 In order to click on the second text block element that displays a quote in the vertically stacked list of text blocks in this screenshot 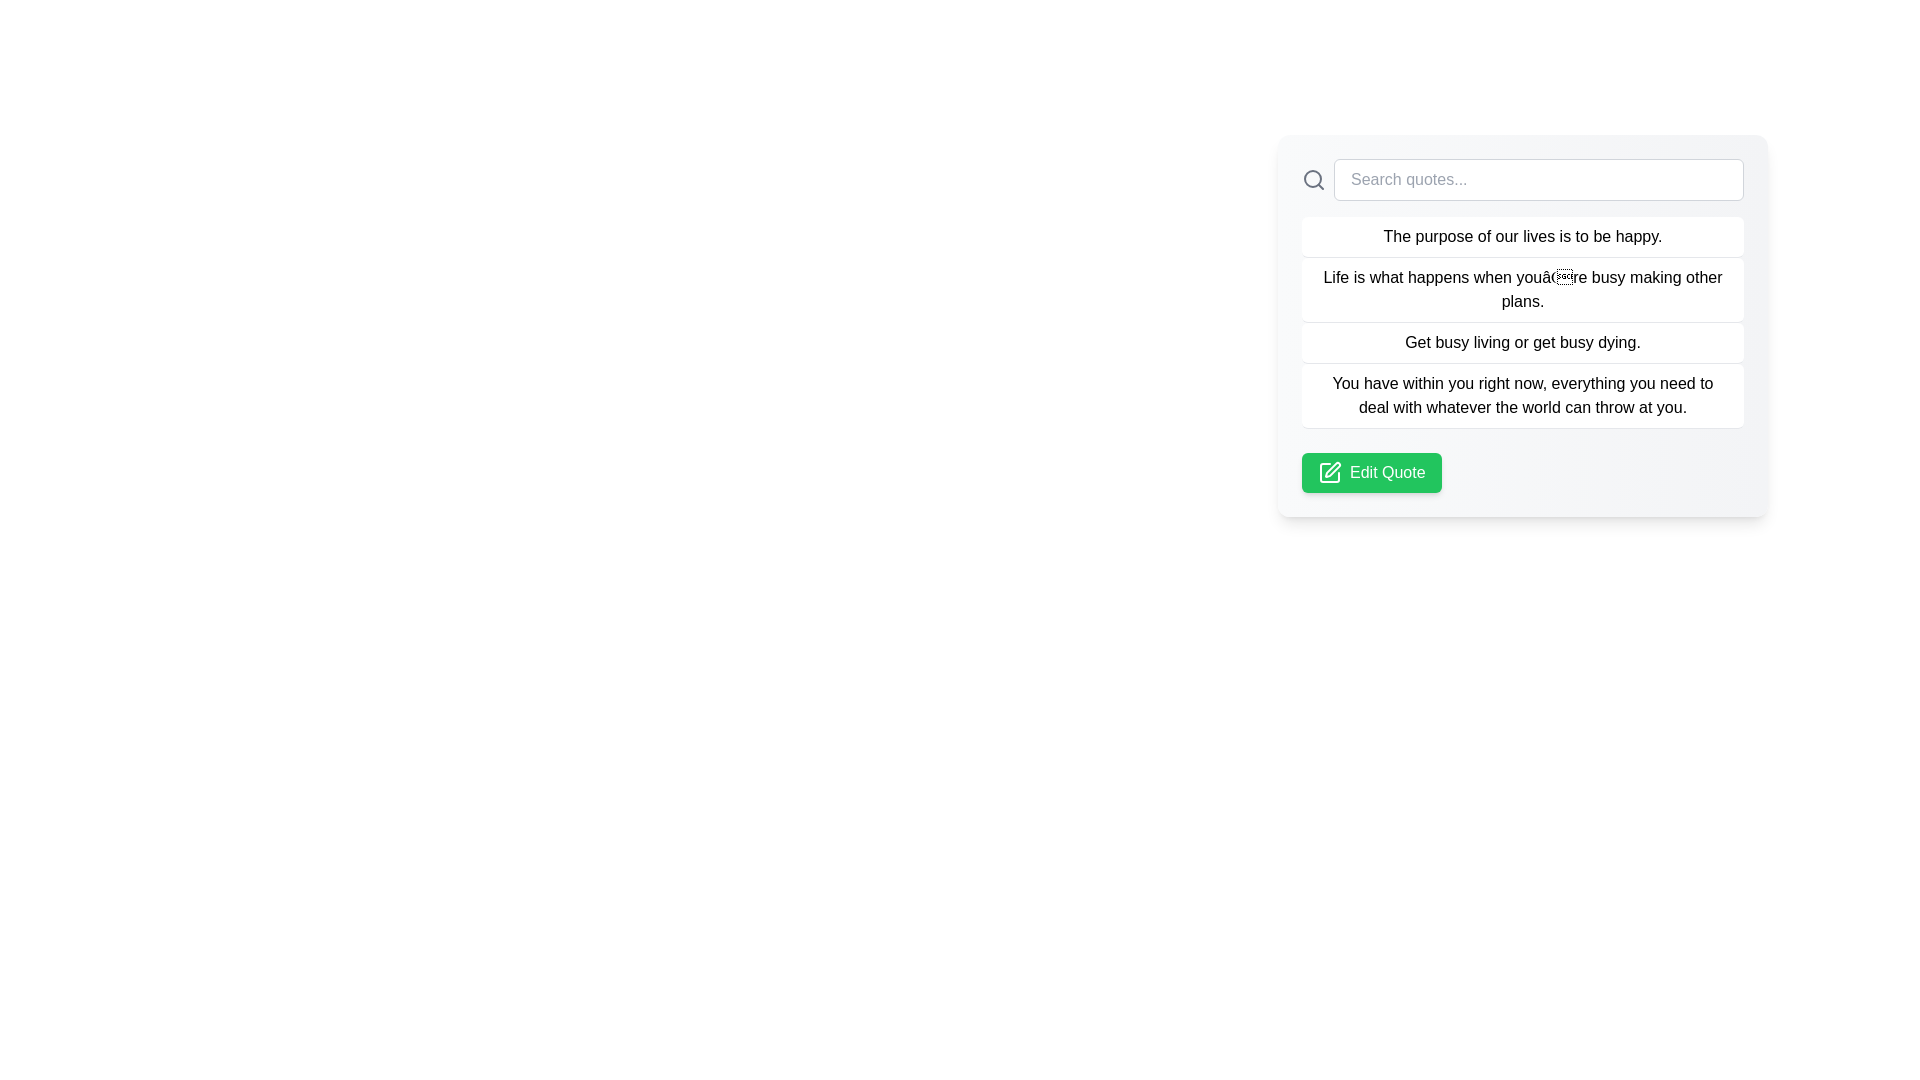, I will do `click(1521, 289)`.